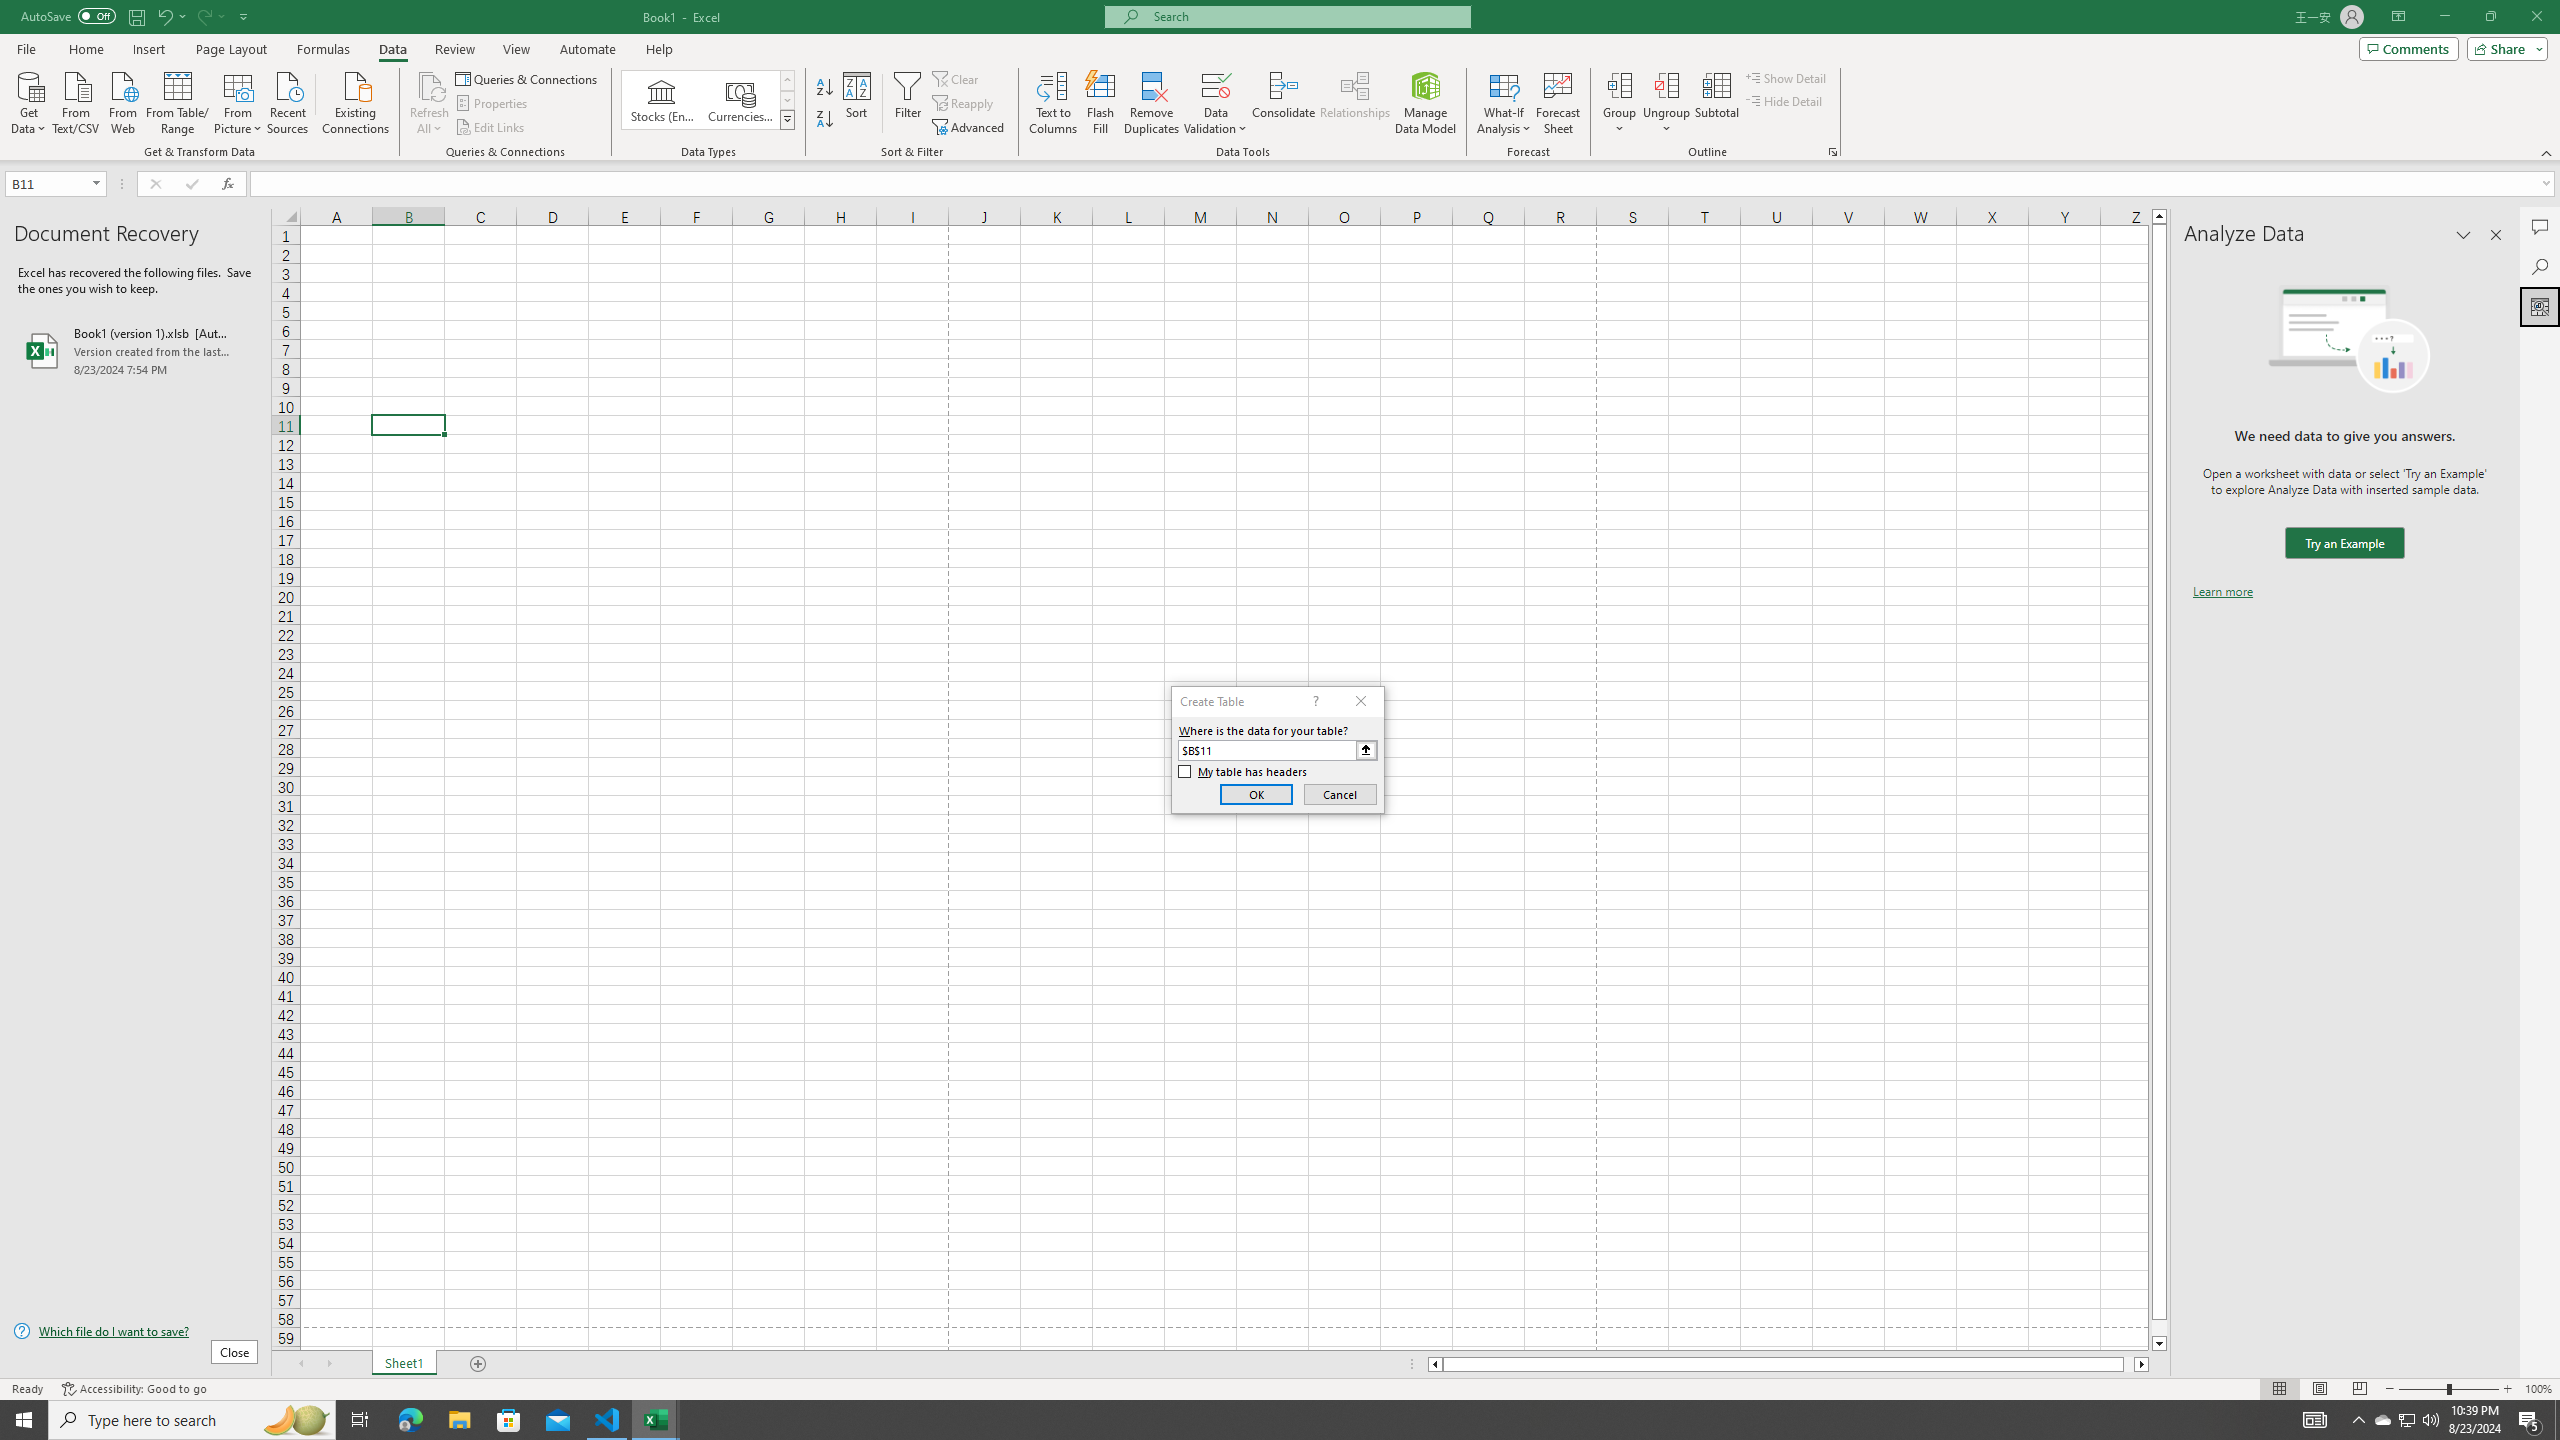  I want to click on 'File Tab', so click(25, 47).